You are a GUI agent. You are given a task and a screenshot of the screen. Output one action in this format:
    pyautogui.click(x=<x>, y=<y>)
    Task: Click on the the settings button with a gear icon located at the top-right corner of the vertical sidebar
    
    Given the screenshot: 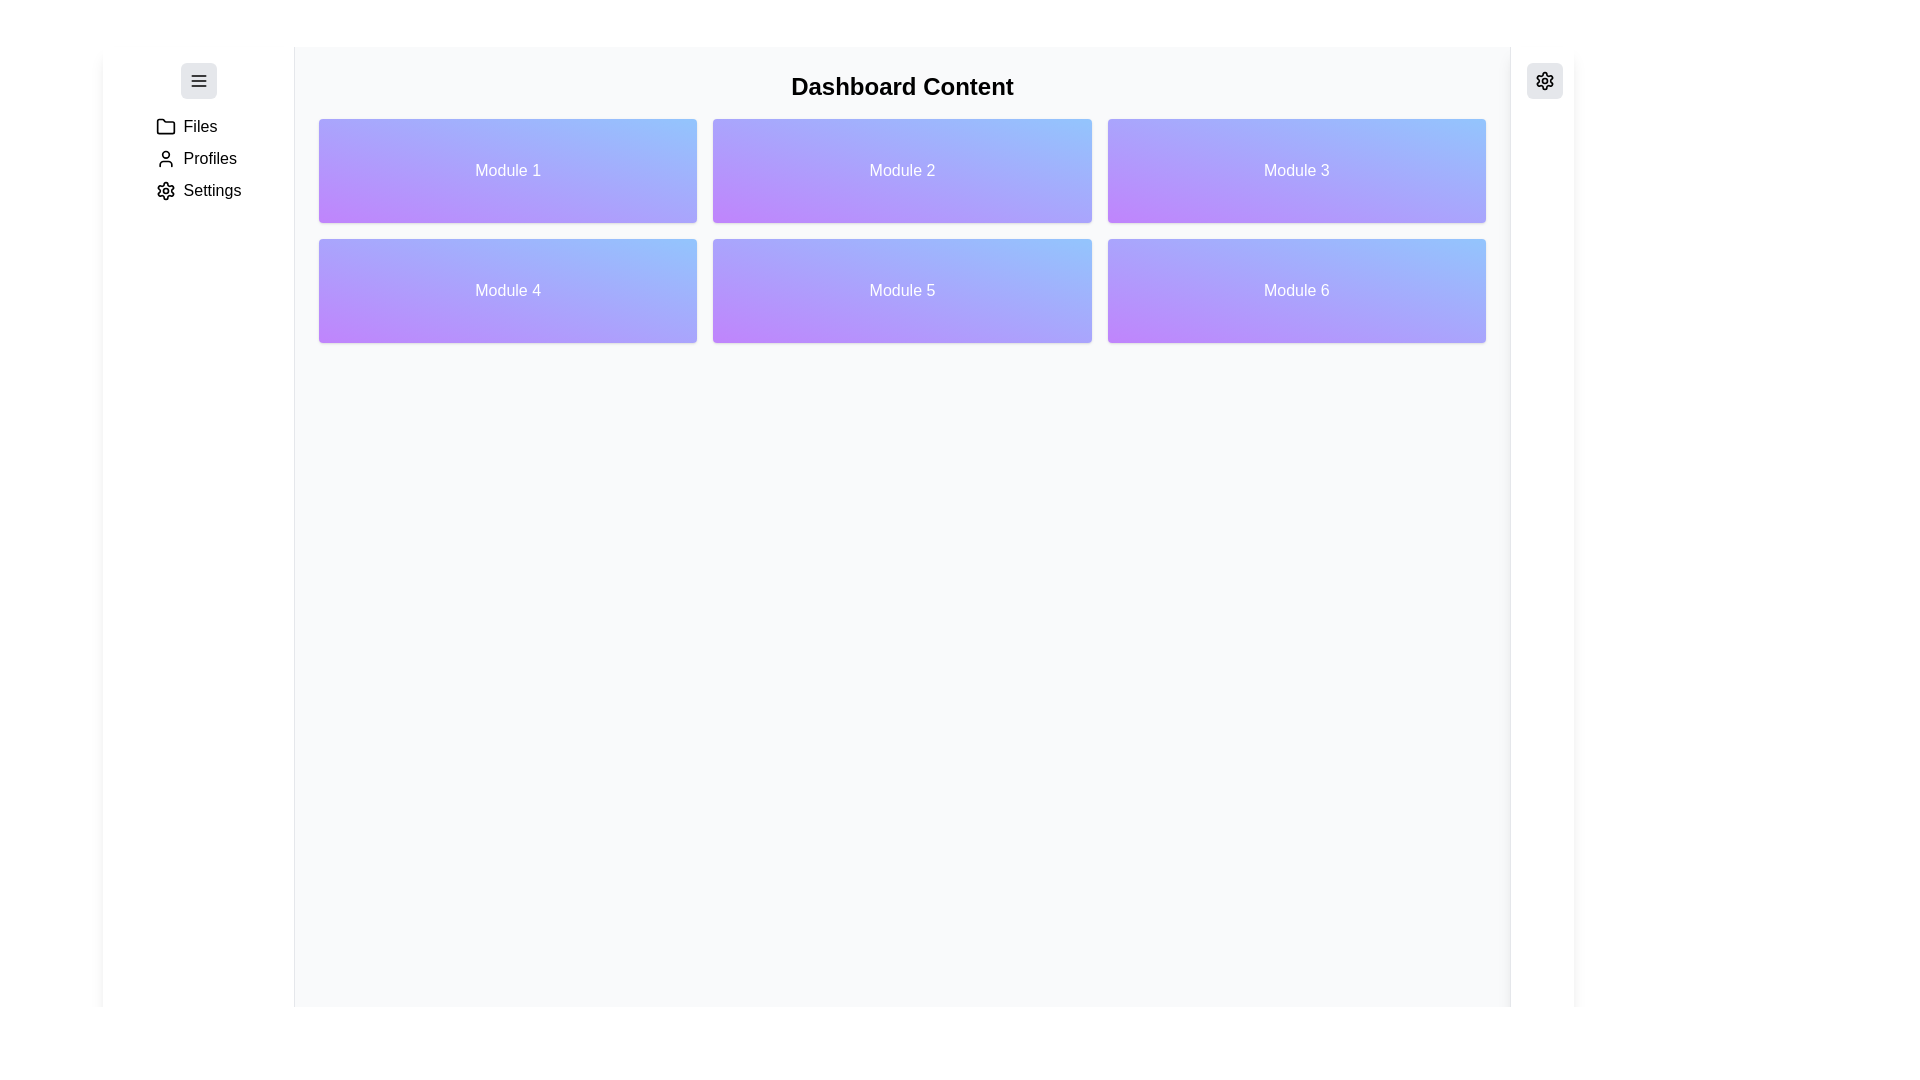 What is the action you would take?
    pyautogui.click(x=1544, y=80)
    